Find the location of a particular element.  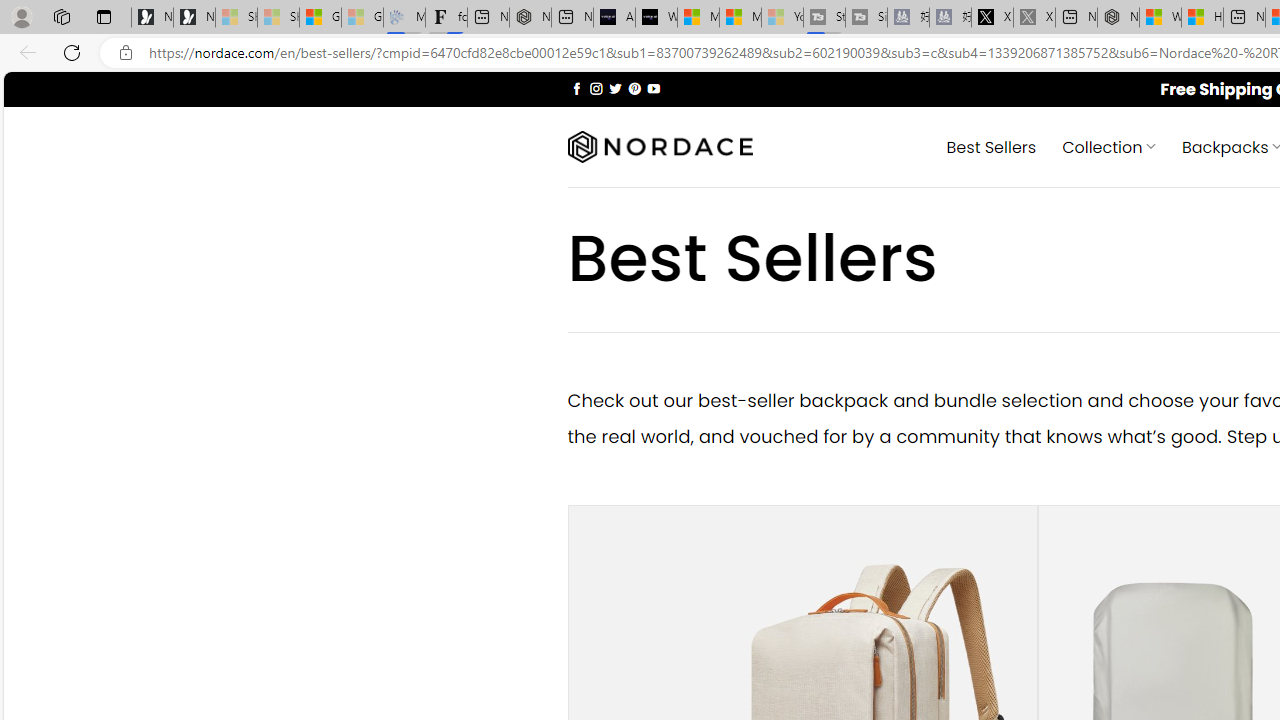

'What' is located at coordinates (656, 17).